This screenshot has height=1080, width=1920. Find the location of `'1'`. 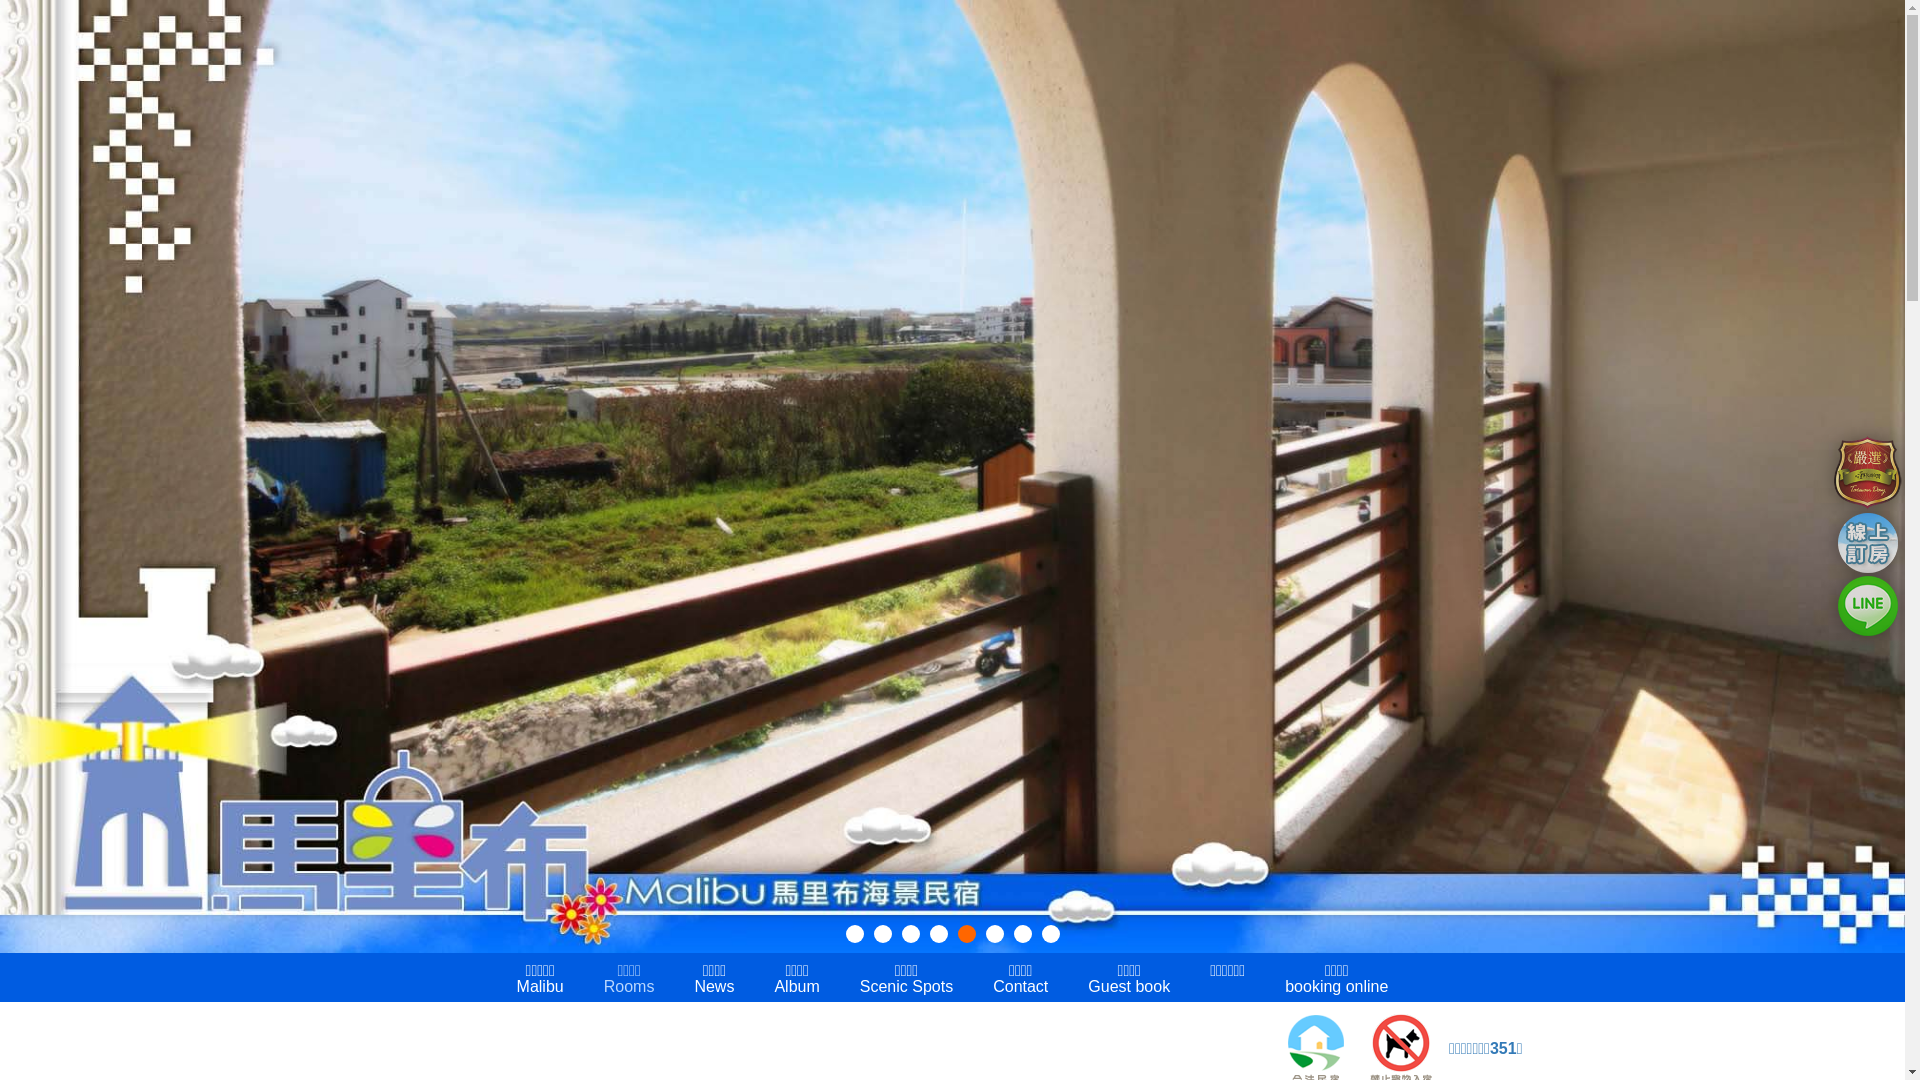

'1' is located at coordinates (854, 933).